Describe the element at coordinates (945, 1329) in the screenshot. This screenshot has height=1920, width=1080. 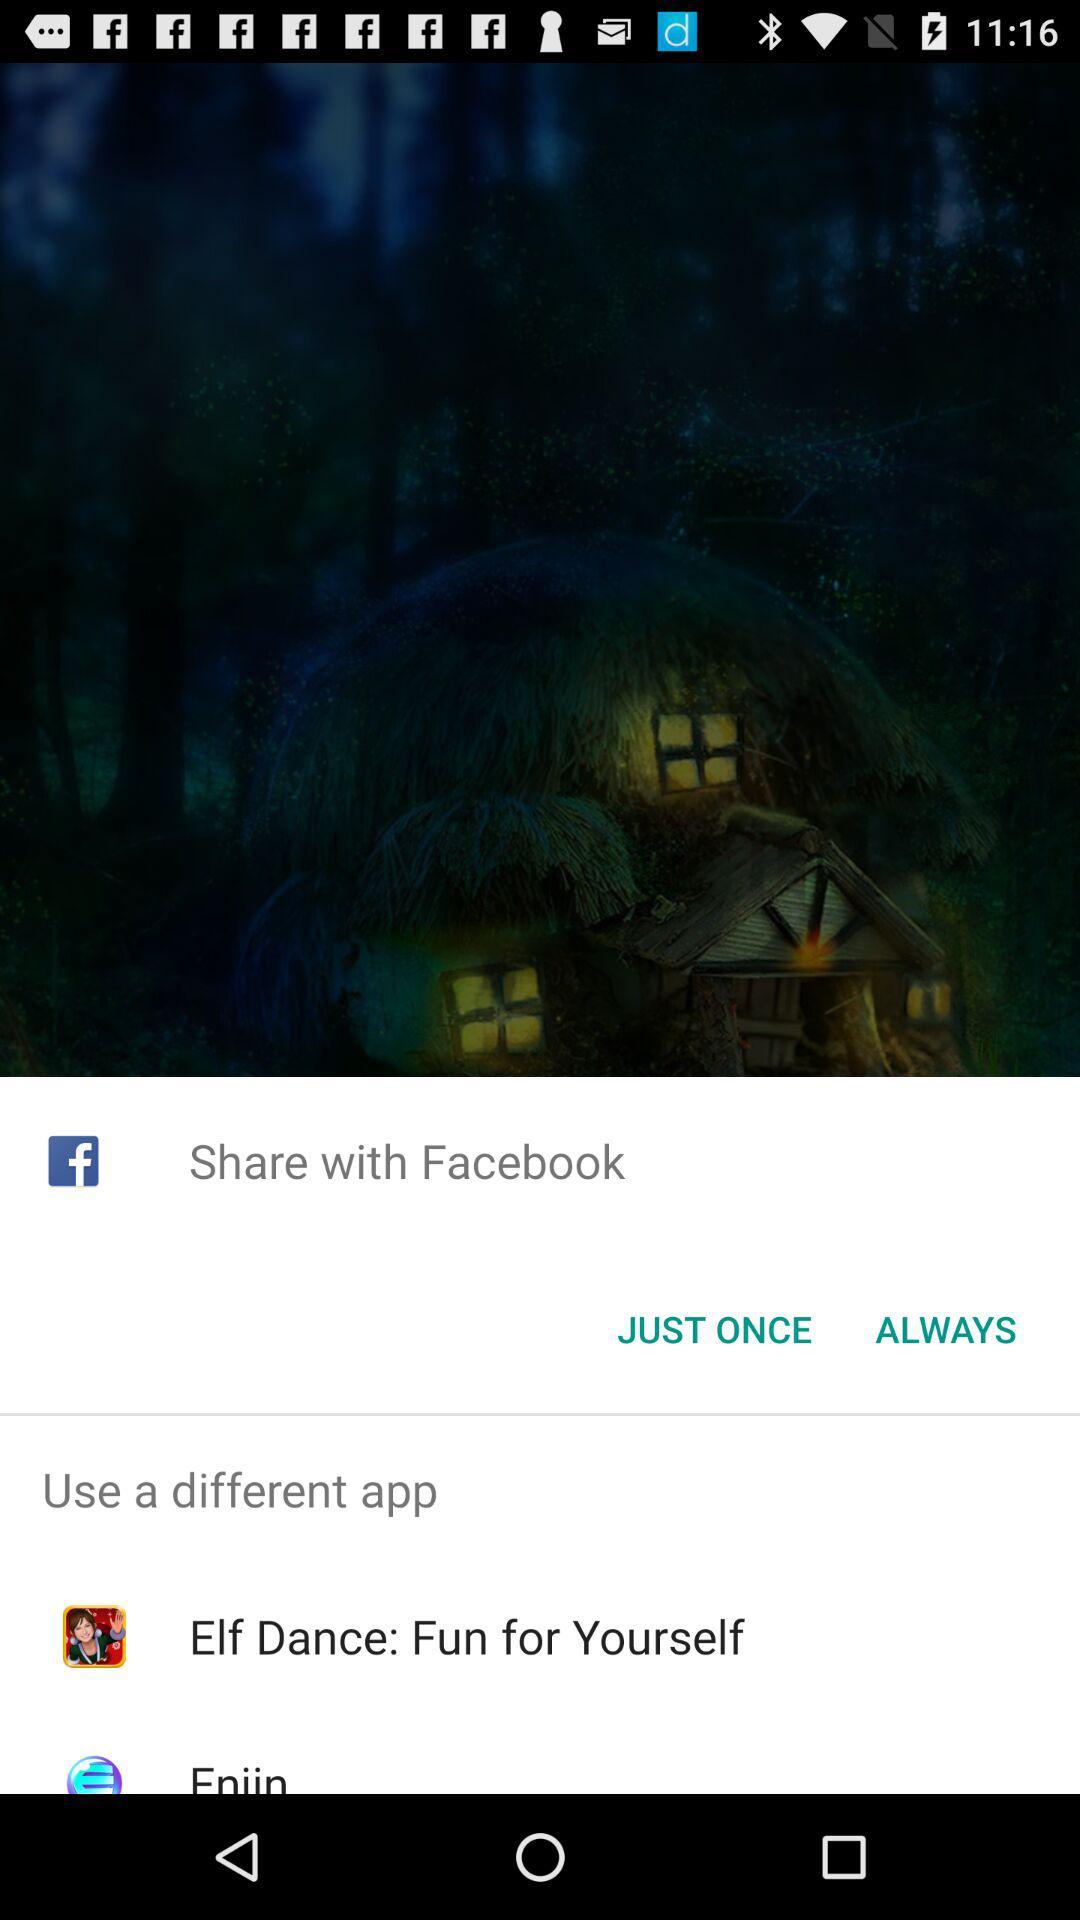
I see `always` at that location.